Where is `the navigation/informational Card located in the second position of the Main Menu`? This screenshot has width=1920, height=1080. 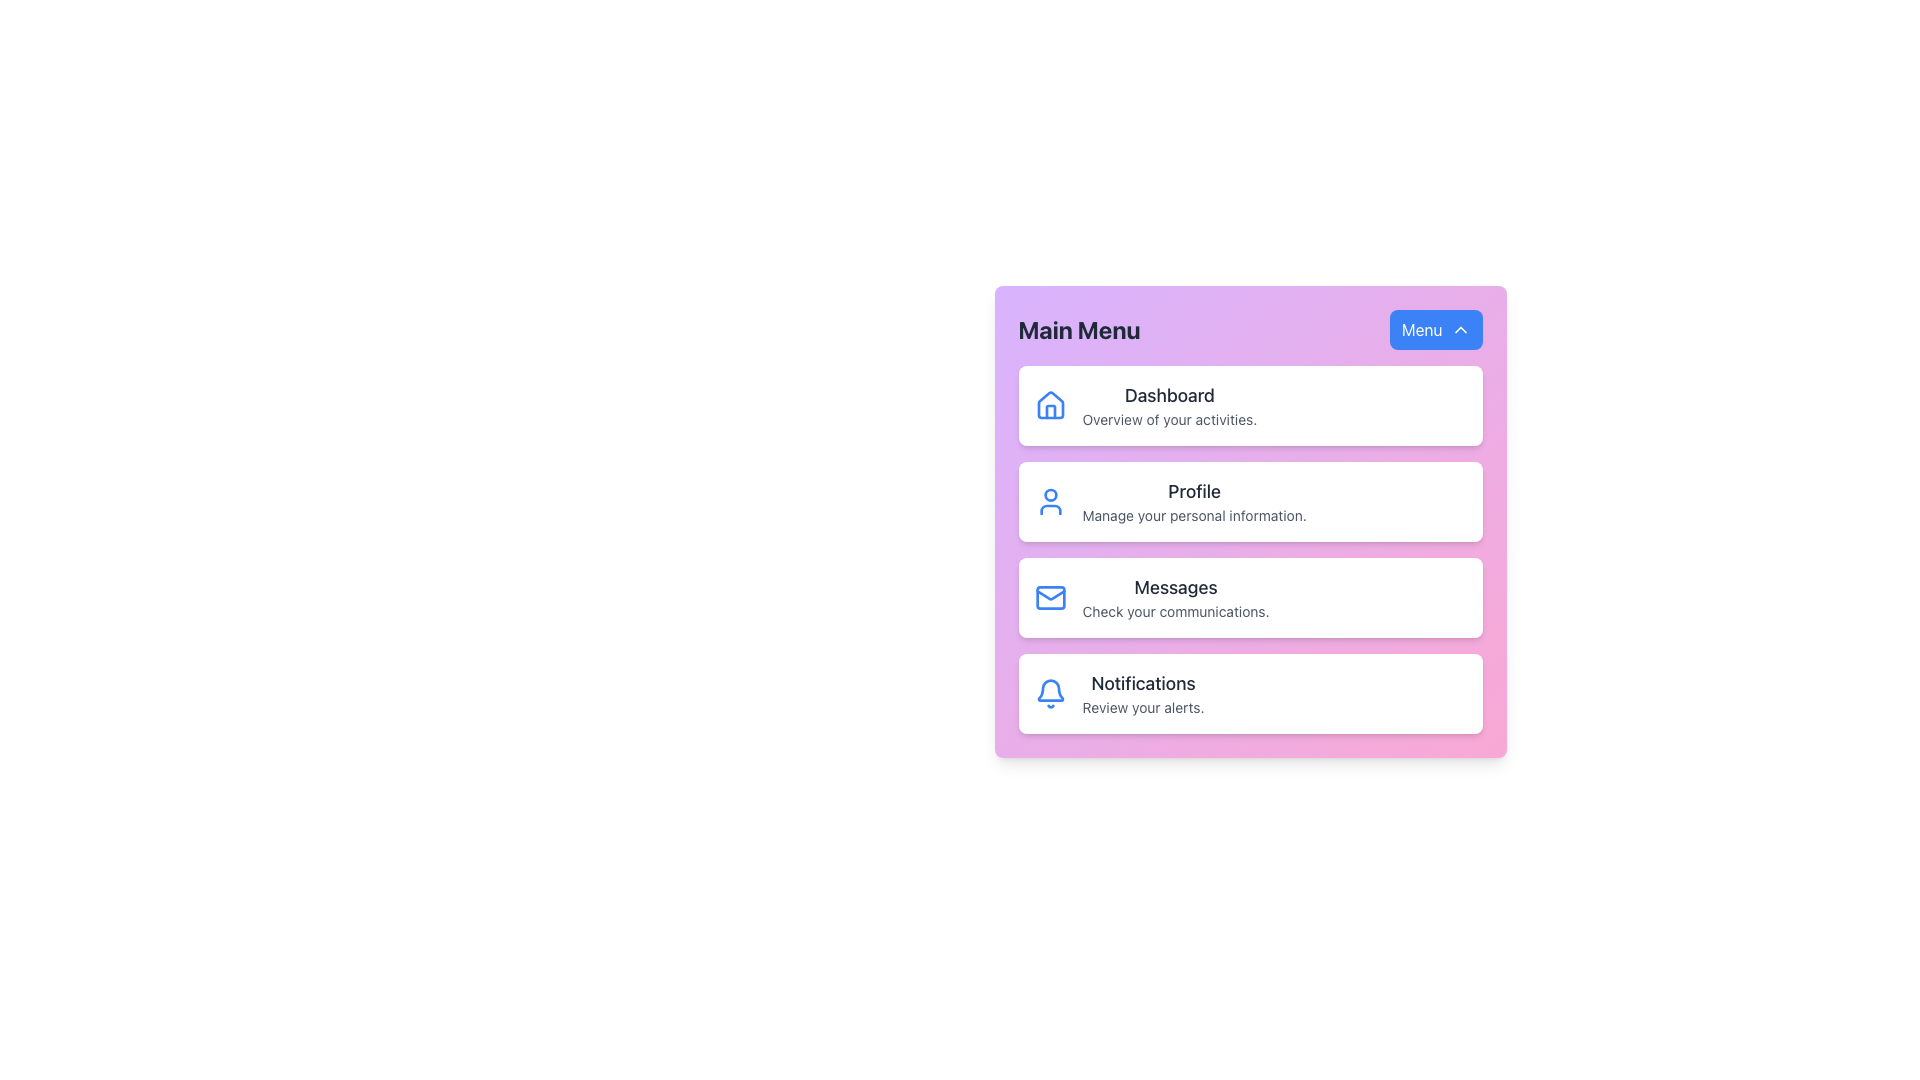
the navigation/informational Card located in the second position of the Main Menu is located at coordinates (1249, 550).